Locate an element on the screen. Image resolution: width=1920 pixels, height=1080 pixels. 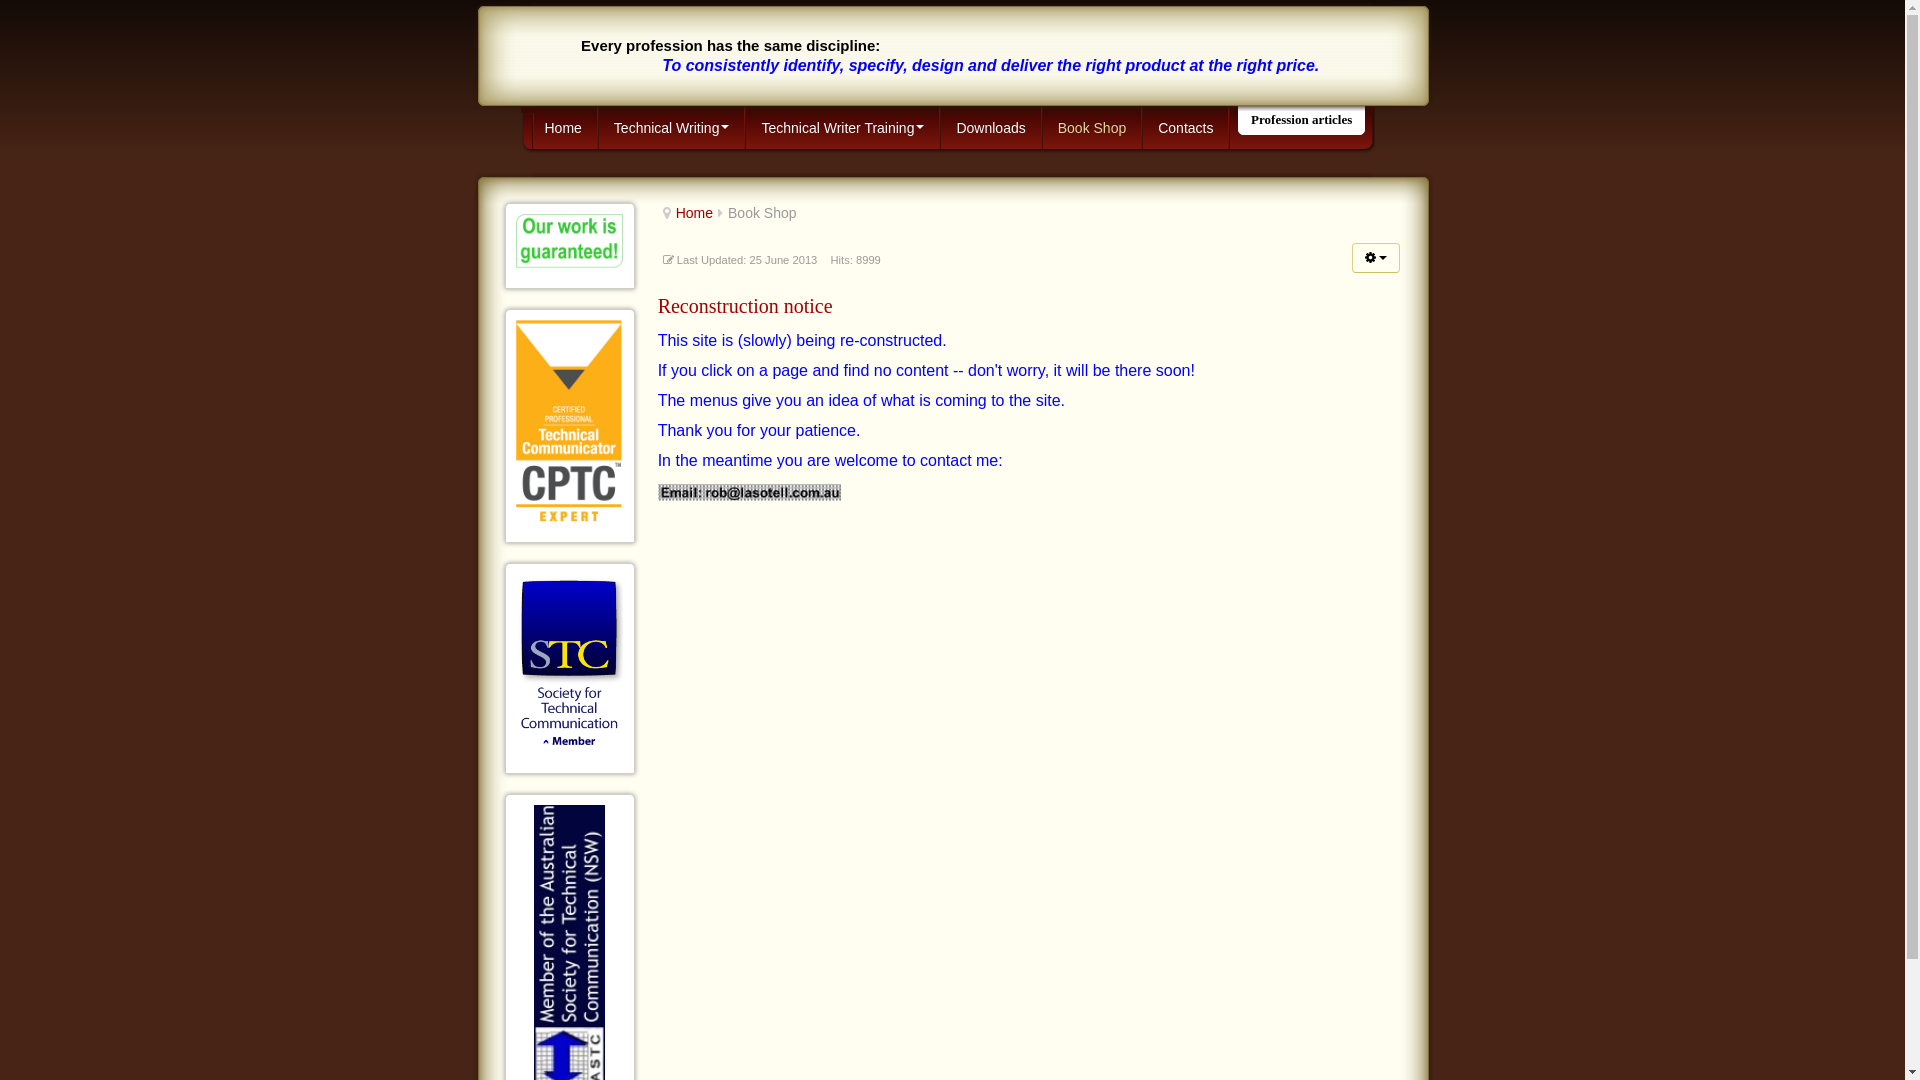
'Profession articles' is located at coordinates (1301, 119).